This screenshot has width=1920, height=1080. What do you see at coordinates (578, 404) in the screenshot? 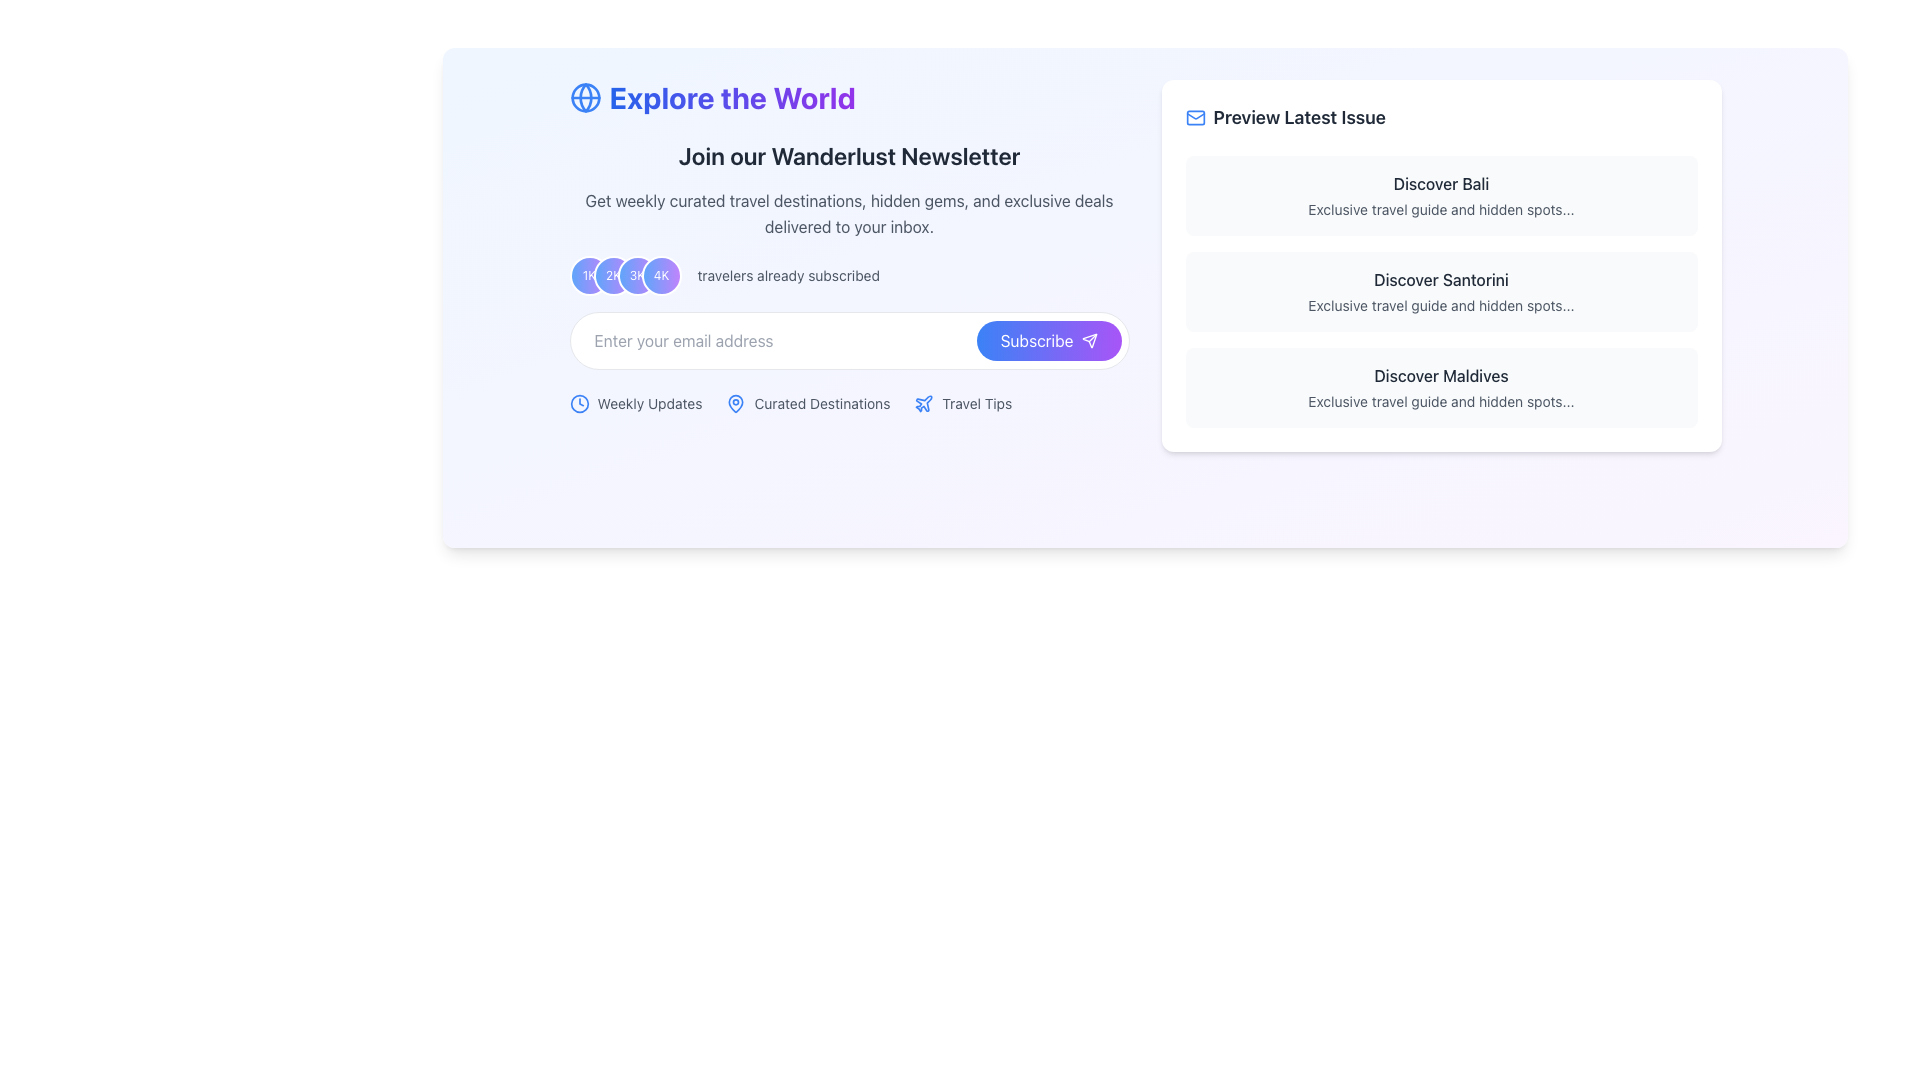
I see `the SVG Circle element with a blue outline that represents the main boundary of the clock icon located under the 'Weekly Updates' section` at bounding box center [578, 404].